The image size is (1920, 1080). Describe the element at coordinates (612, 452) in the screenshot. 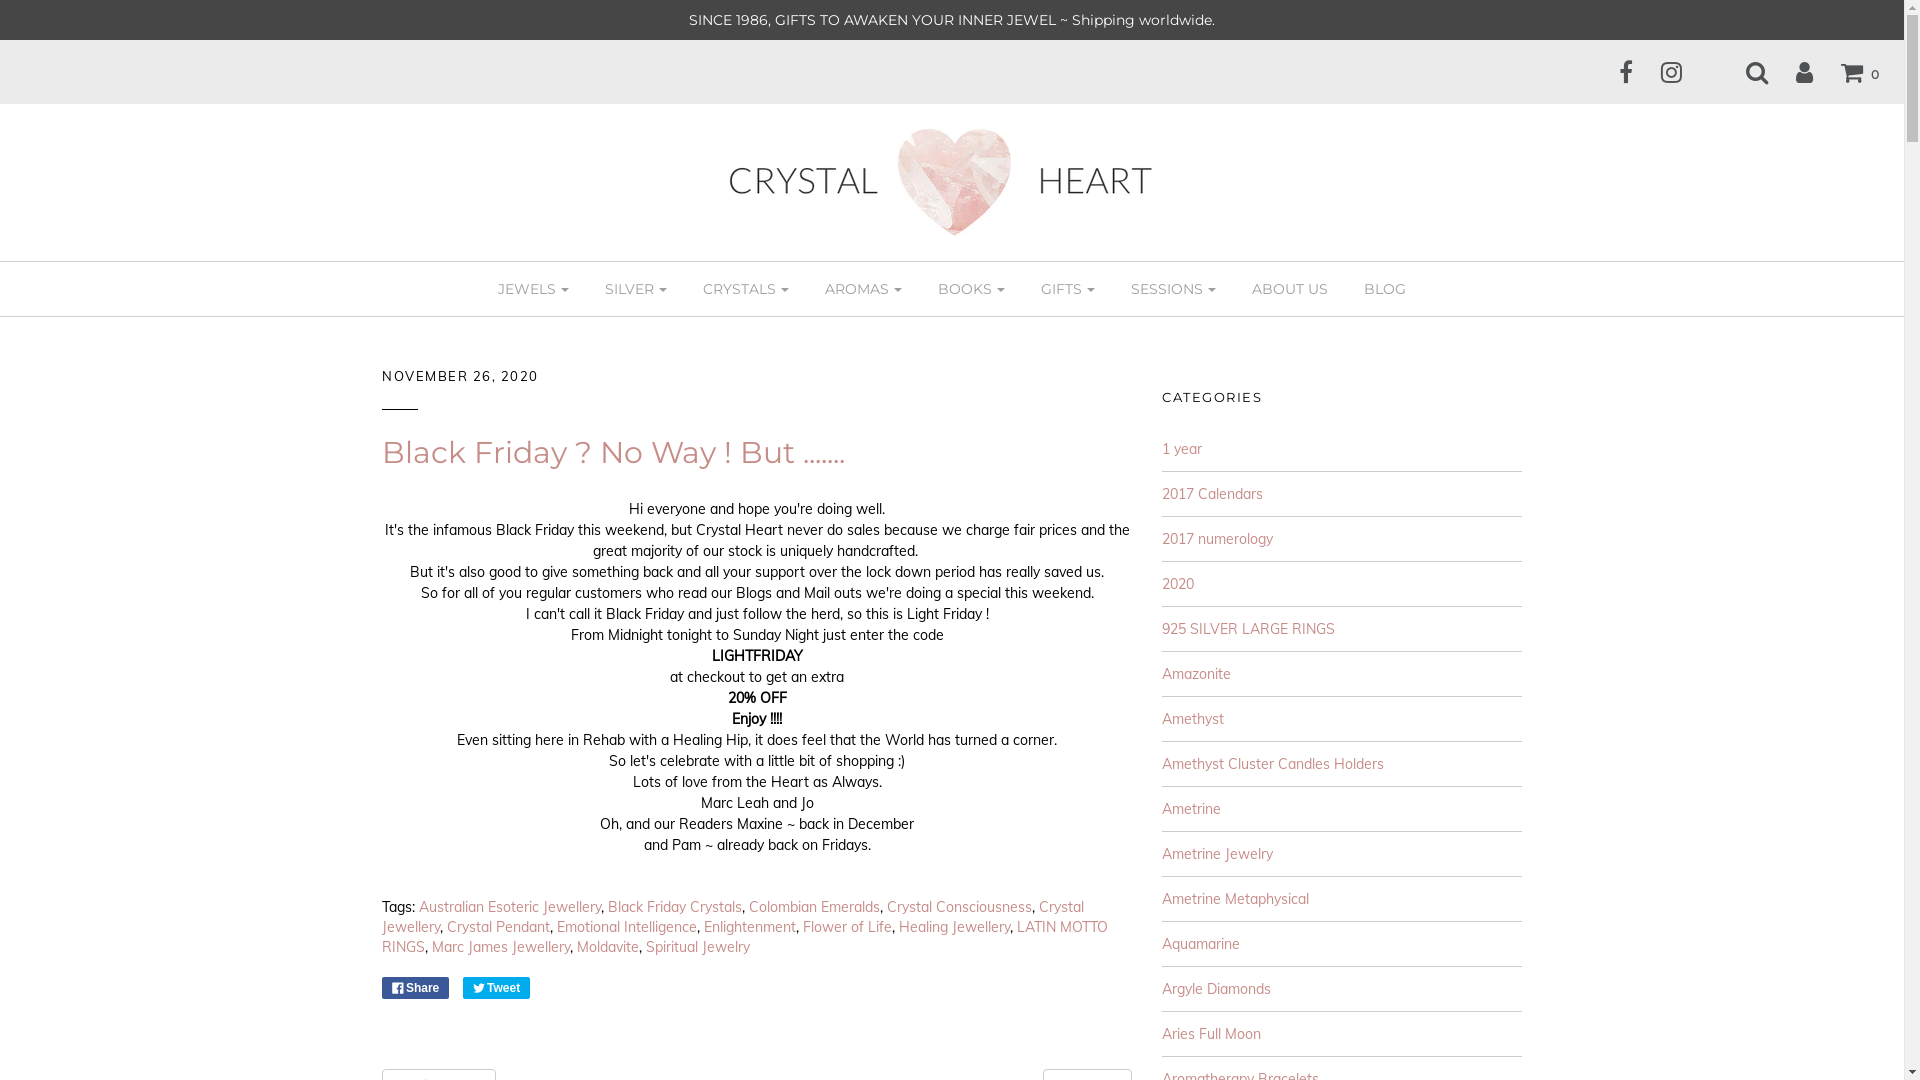

I see `'Black Friday ? No Way ! But .......'` at that location.